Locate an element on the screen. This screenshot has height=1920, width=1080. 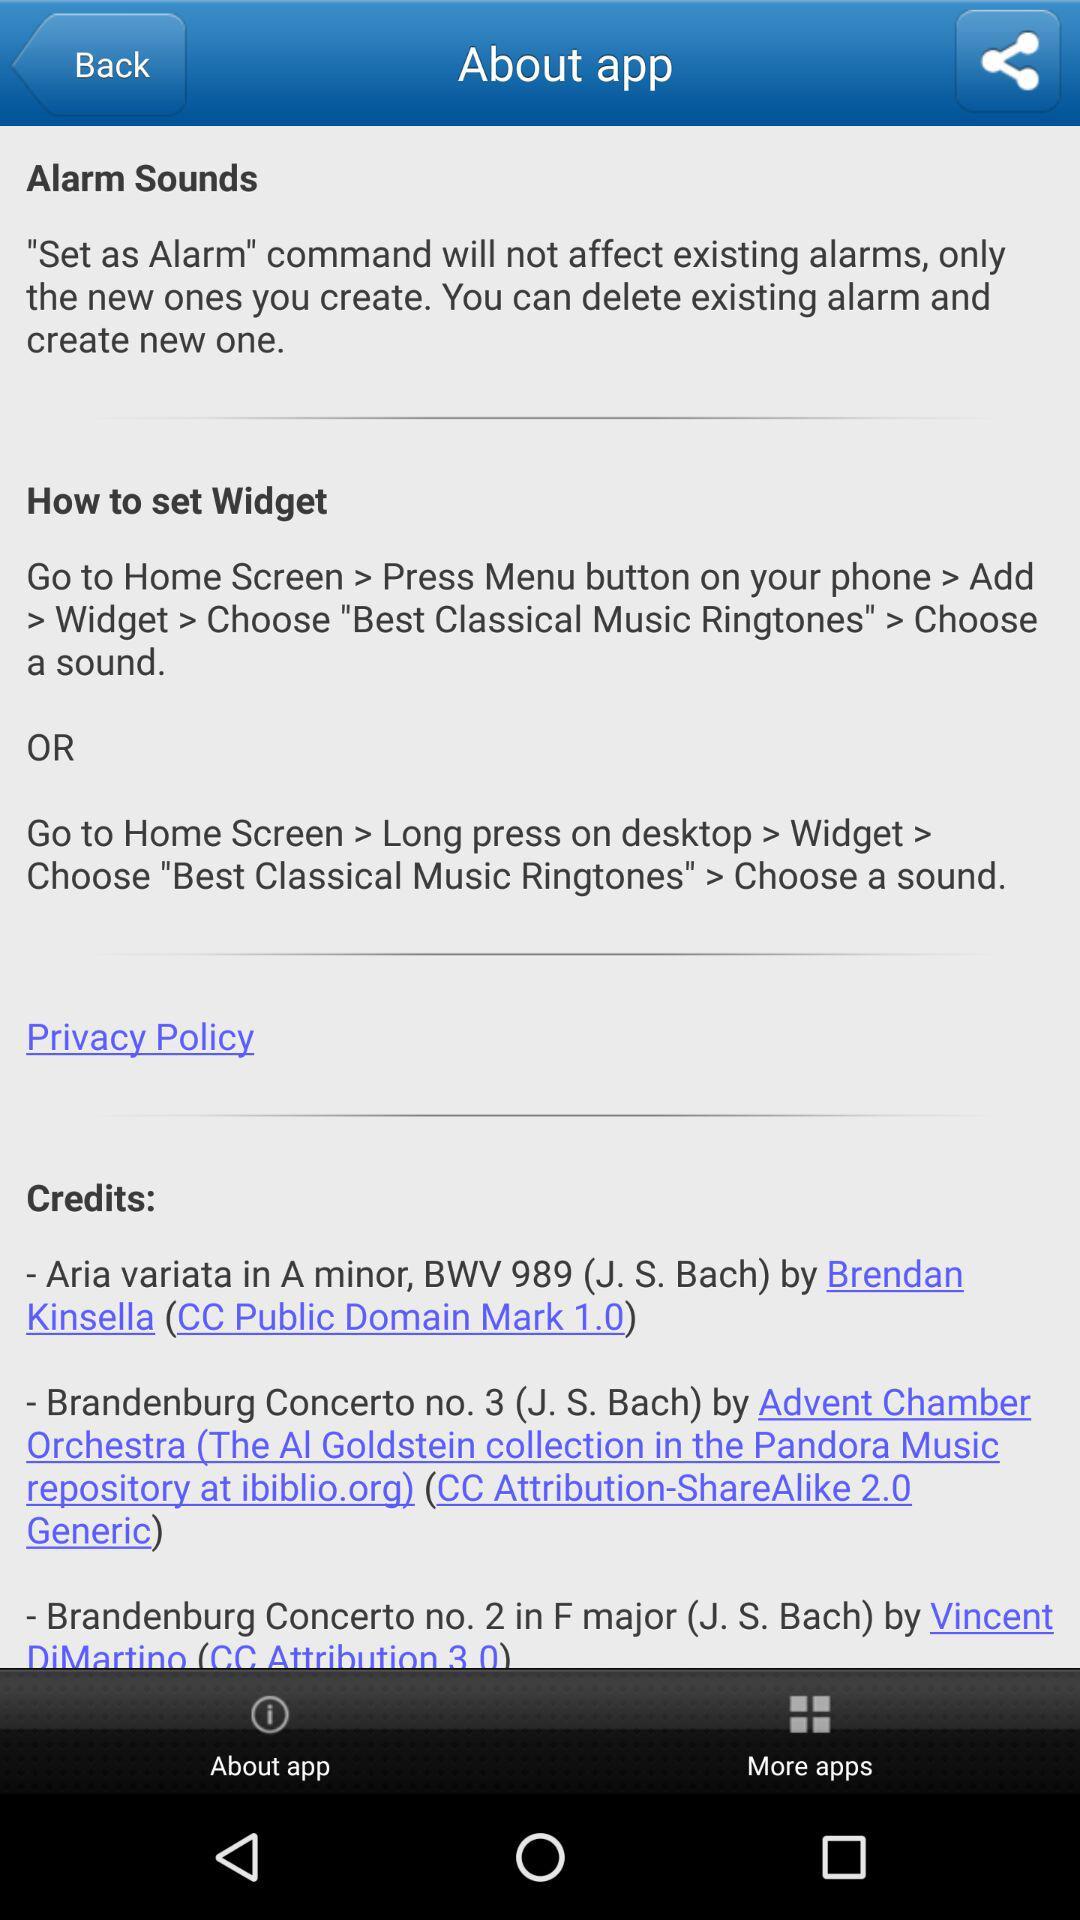
more apps is located at coordinates (810, 1732).